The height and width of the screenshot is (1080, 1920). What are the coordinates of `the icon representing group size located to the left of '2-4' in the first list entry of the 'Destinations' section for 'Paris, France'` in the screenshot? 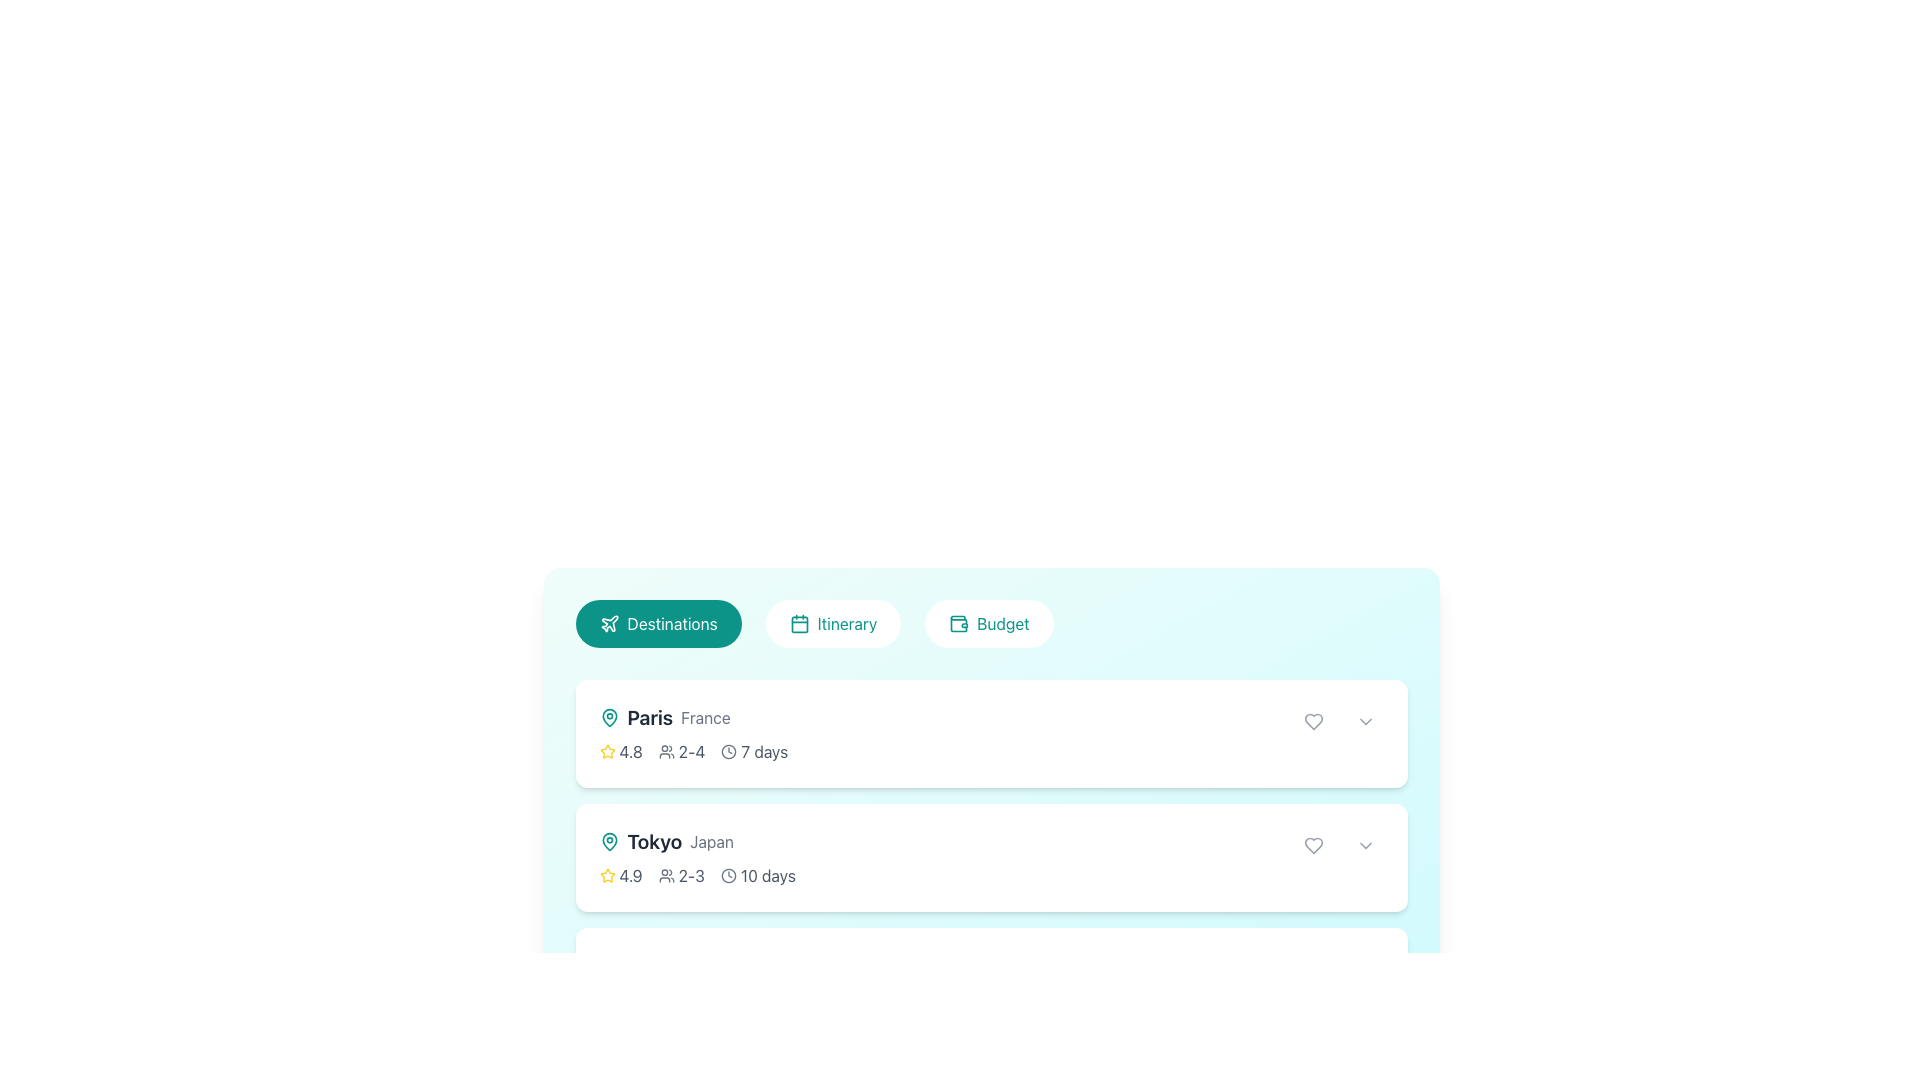 It's located at (666, 752).